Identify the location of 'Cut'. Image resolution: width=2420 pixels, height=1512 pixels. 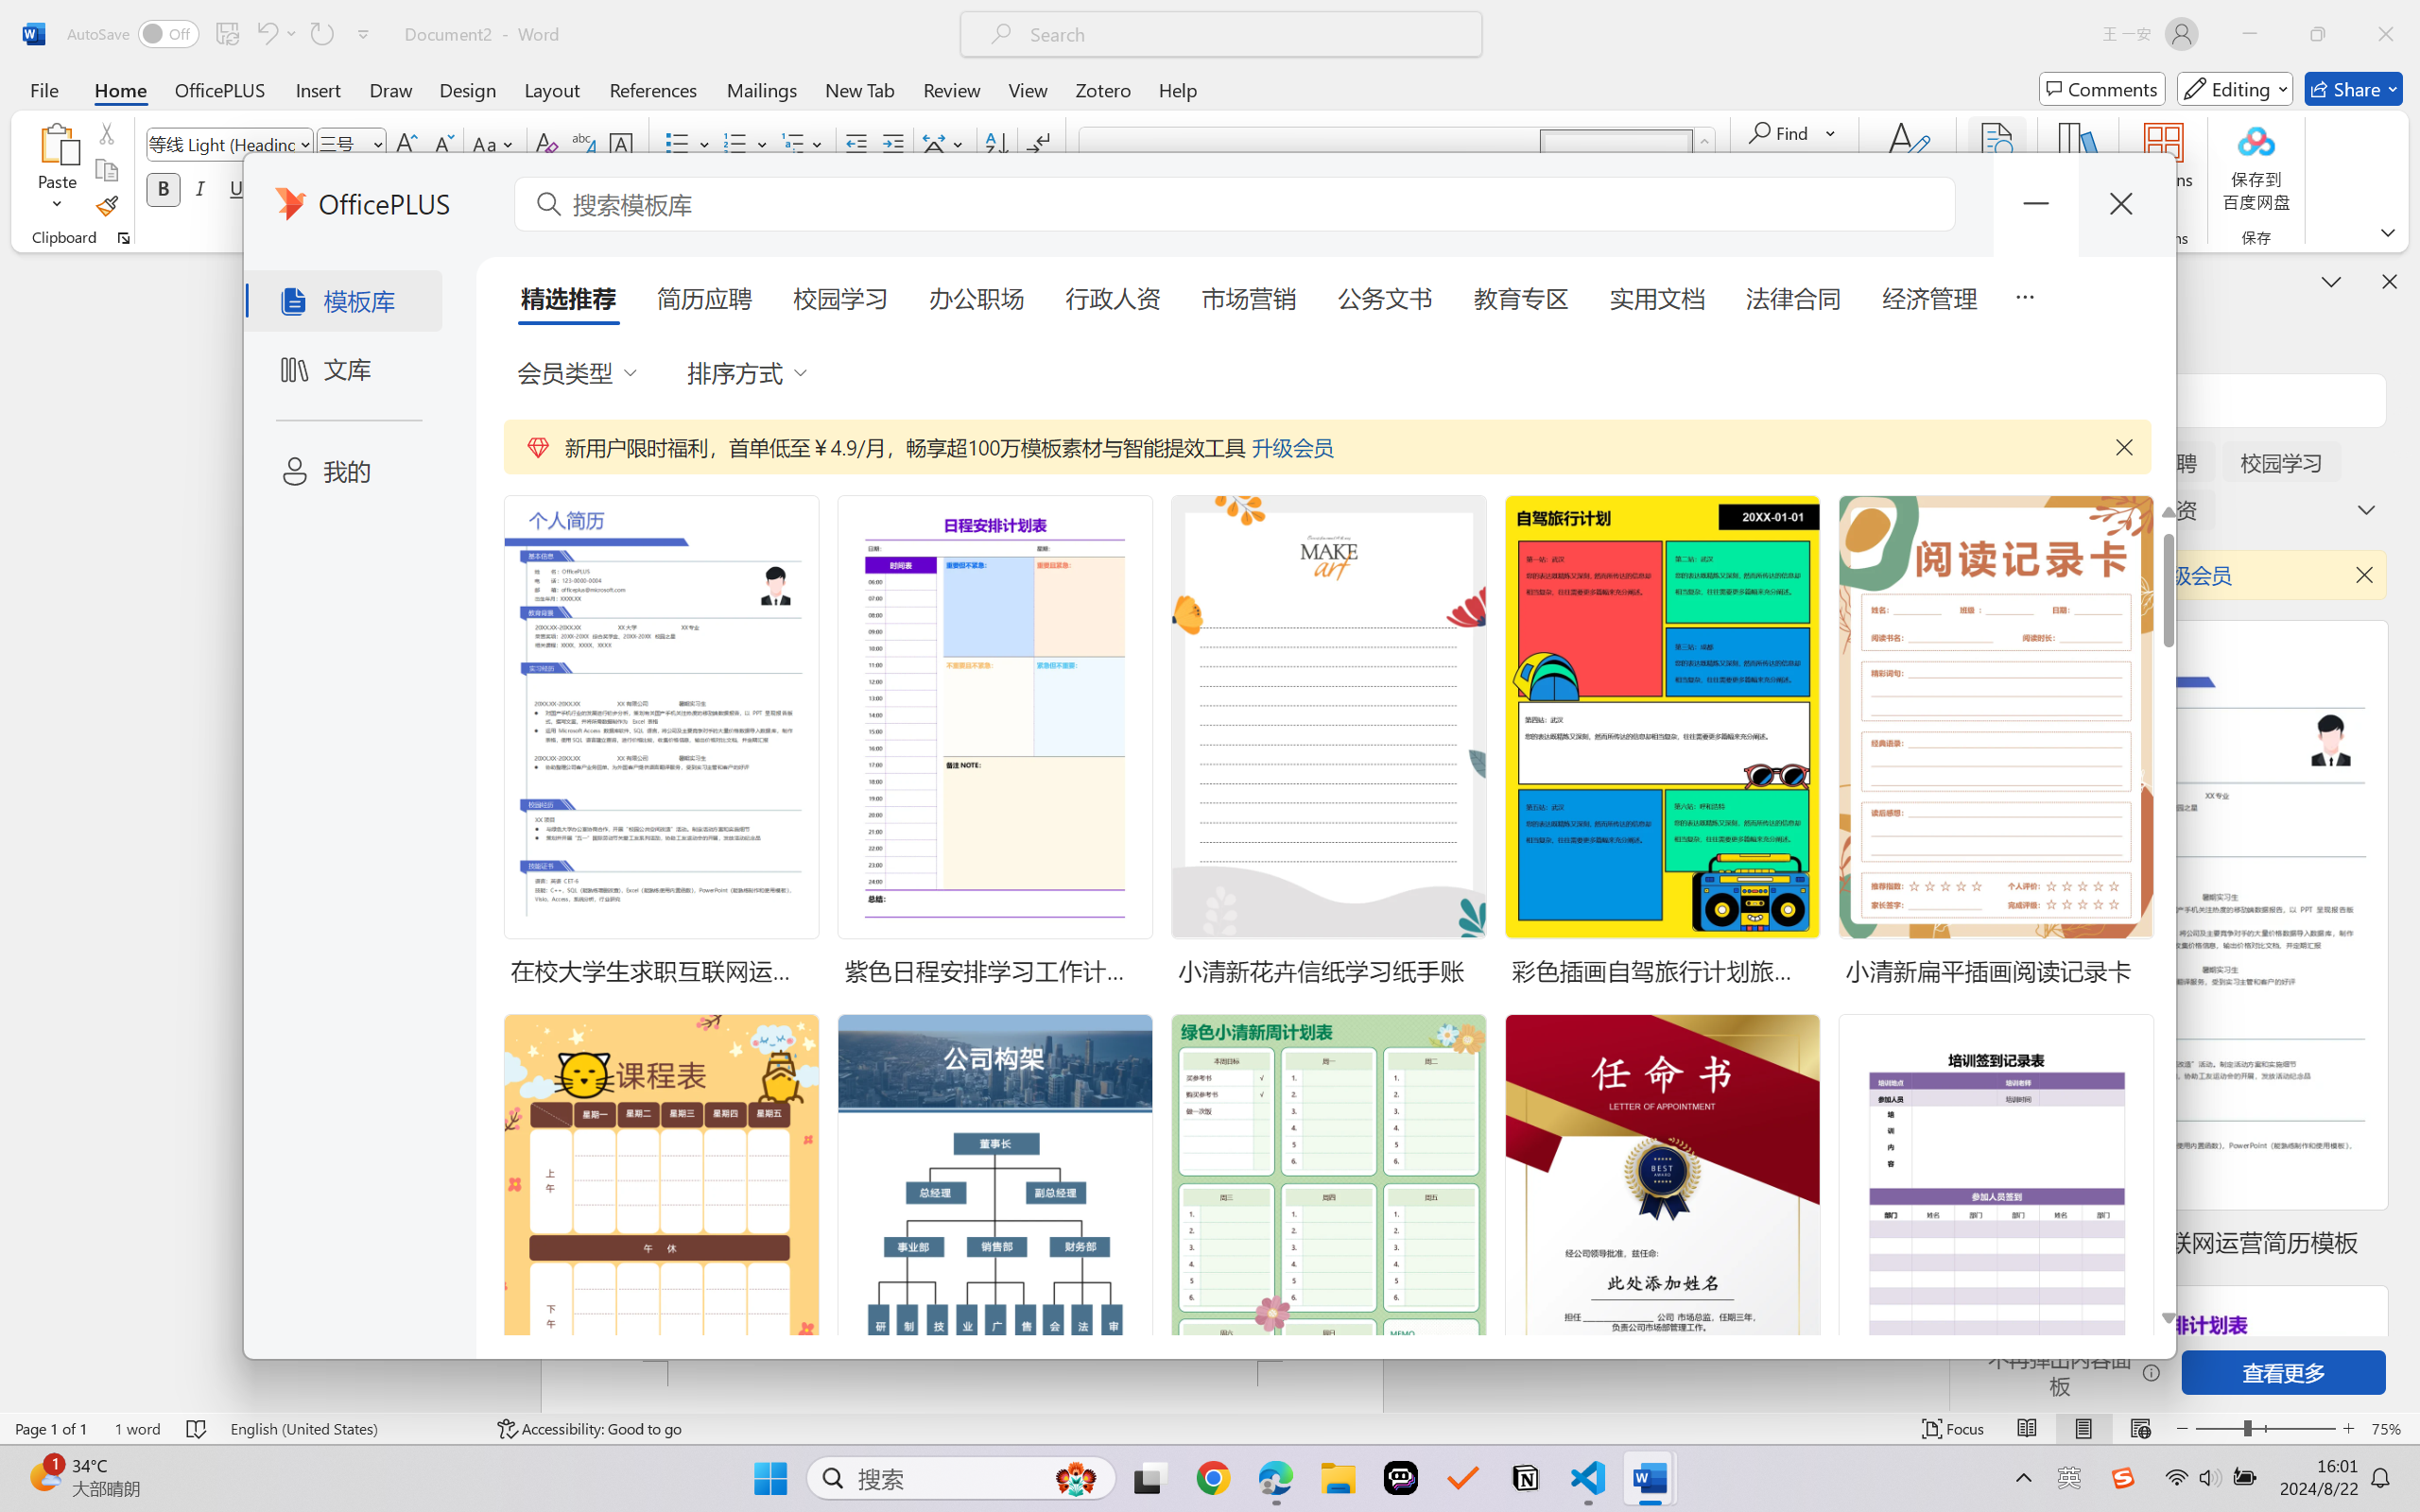
(105, 131).